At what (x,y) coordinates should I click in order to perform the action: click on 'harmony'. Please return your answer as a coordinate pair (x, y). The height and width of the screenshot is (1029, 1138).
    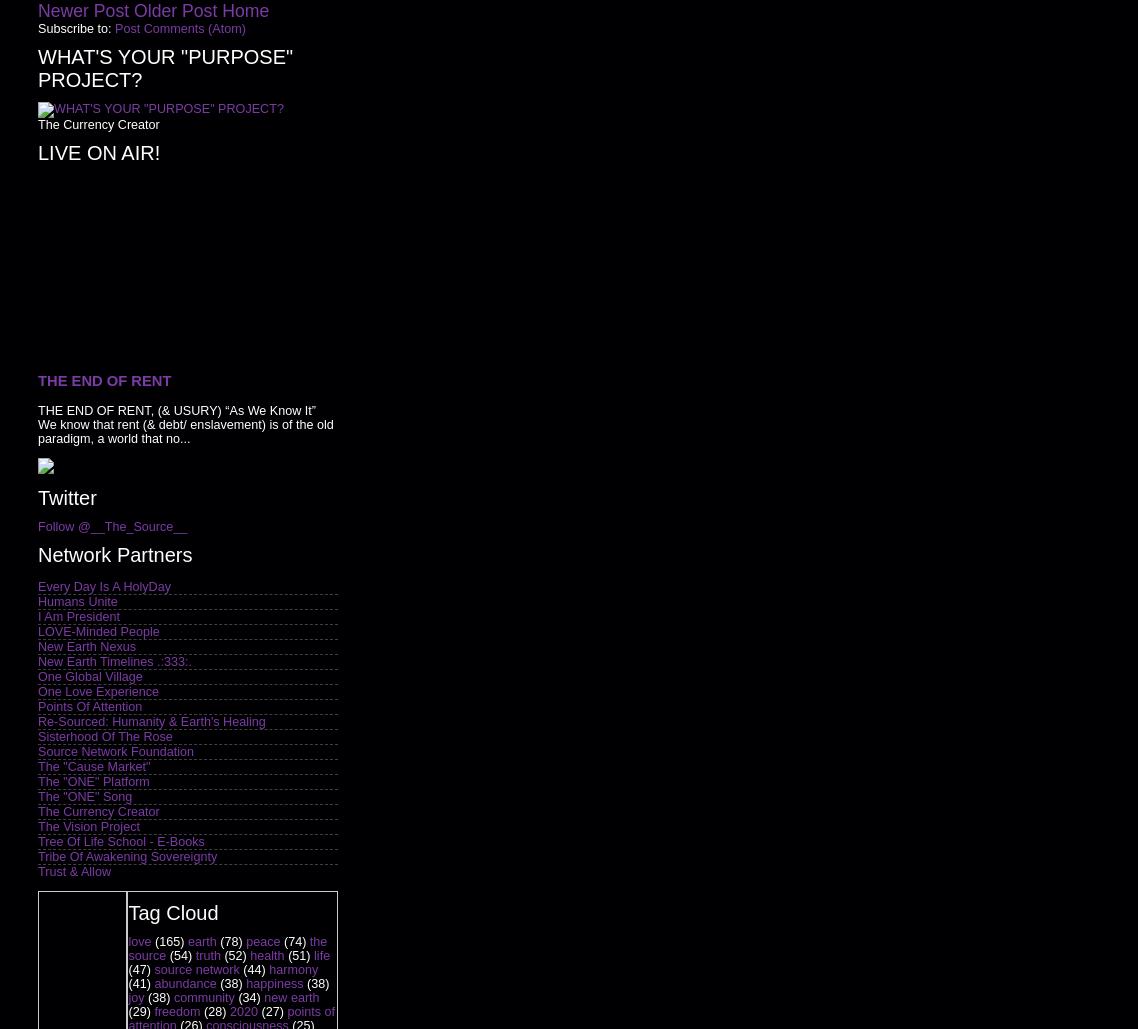
    Looking at the image, I should click on (269, 969).